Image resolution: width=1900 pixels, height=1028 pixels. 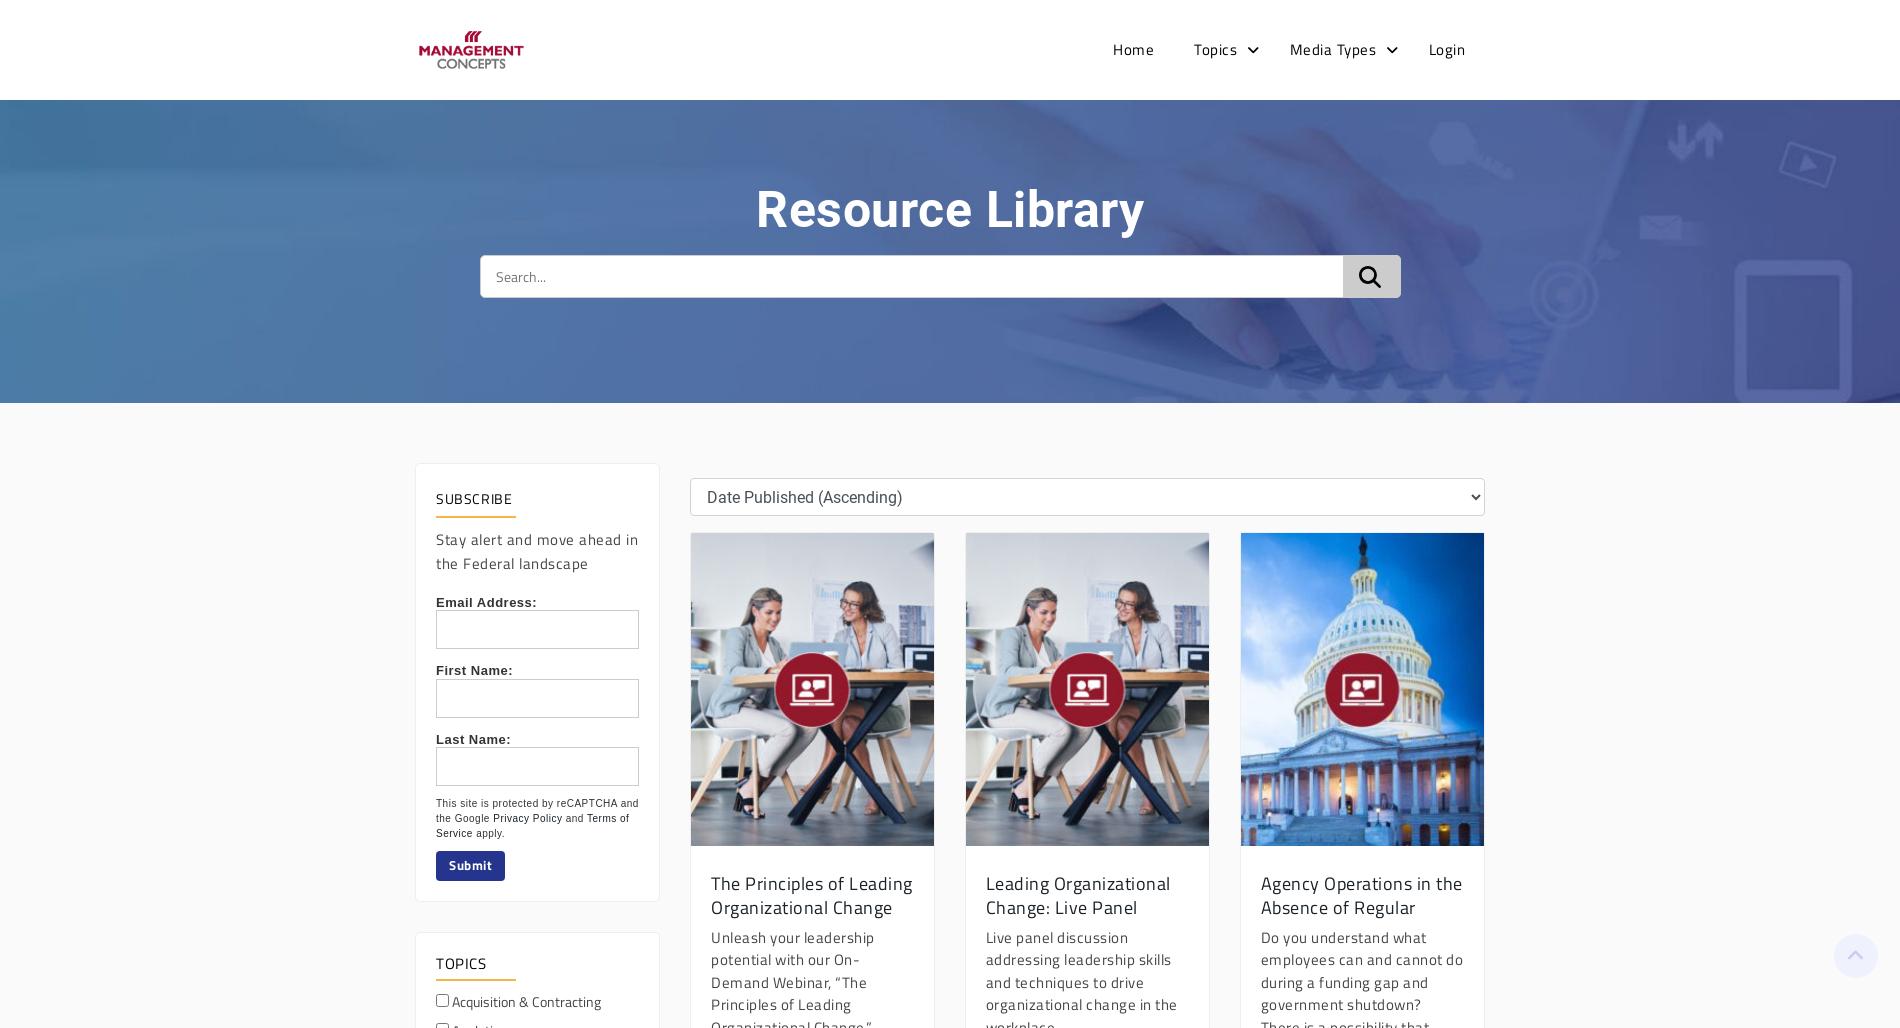 I want to click on 'Home', so click(x=1133, y=49).